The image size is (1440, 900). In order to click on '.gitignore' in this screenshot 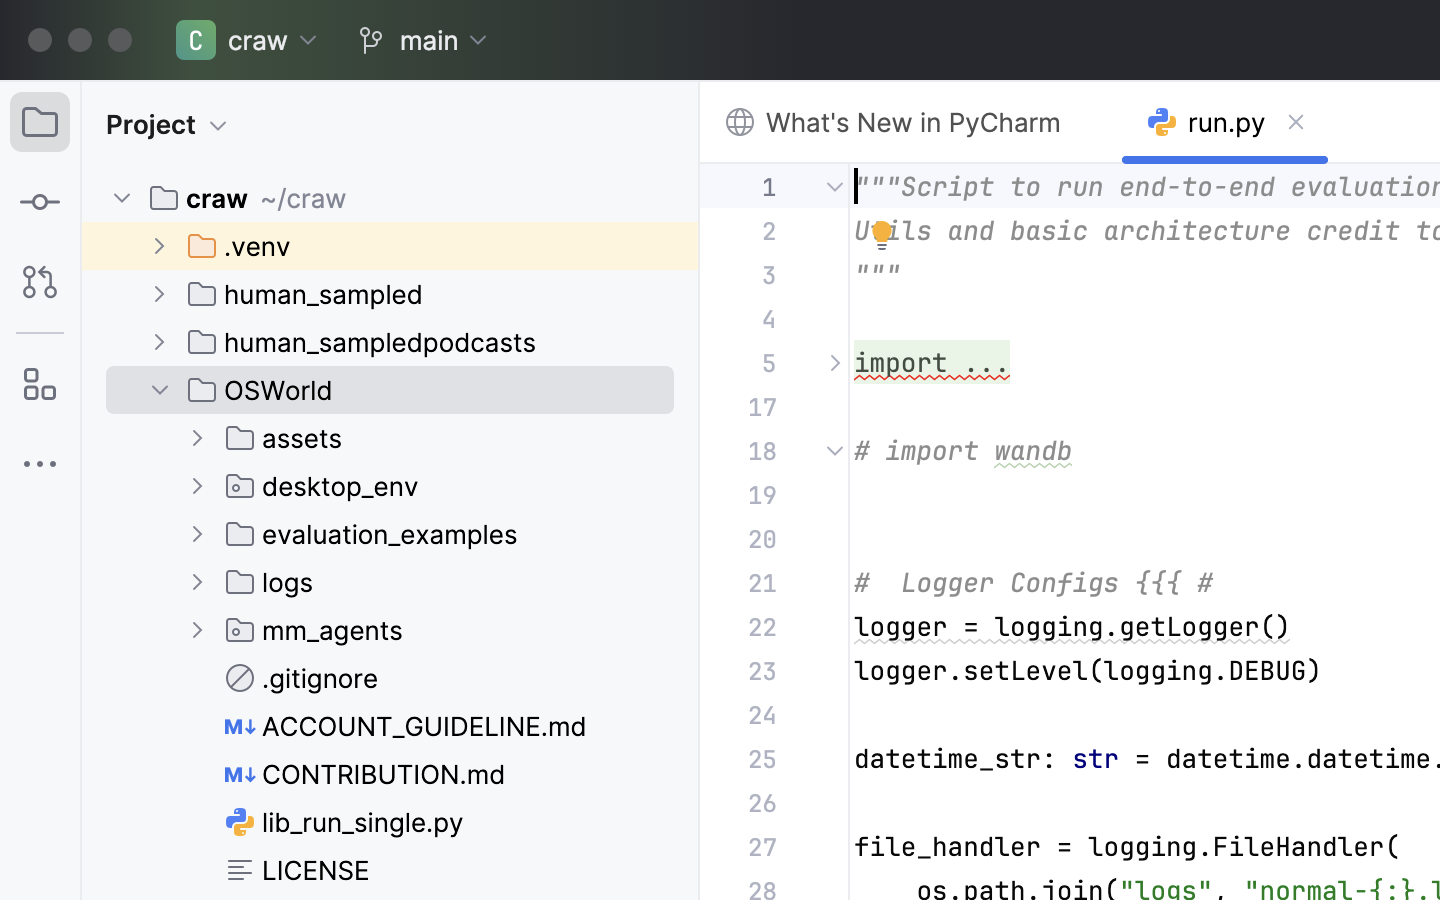, I will do `click(302, 676)`.